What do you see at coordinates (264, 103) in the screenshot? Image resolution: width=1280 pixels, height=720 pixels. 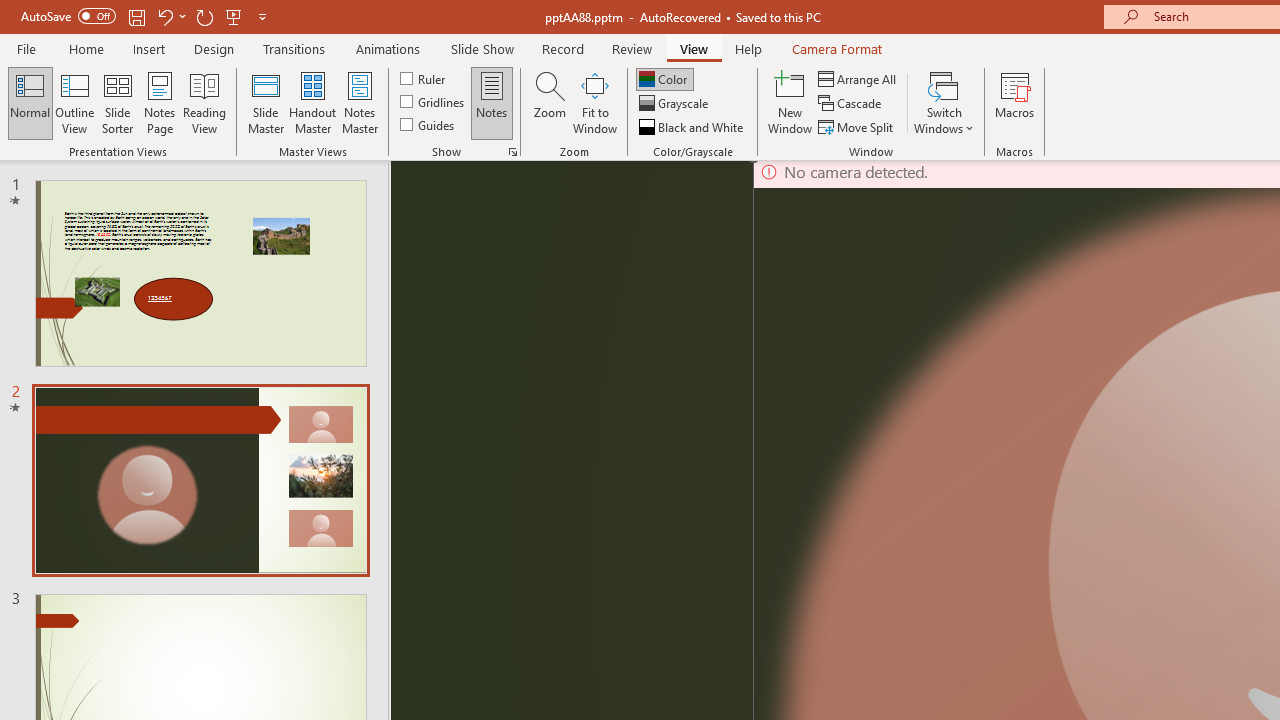 I see `'Slide Master'` at bounding box center [264, 103].